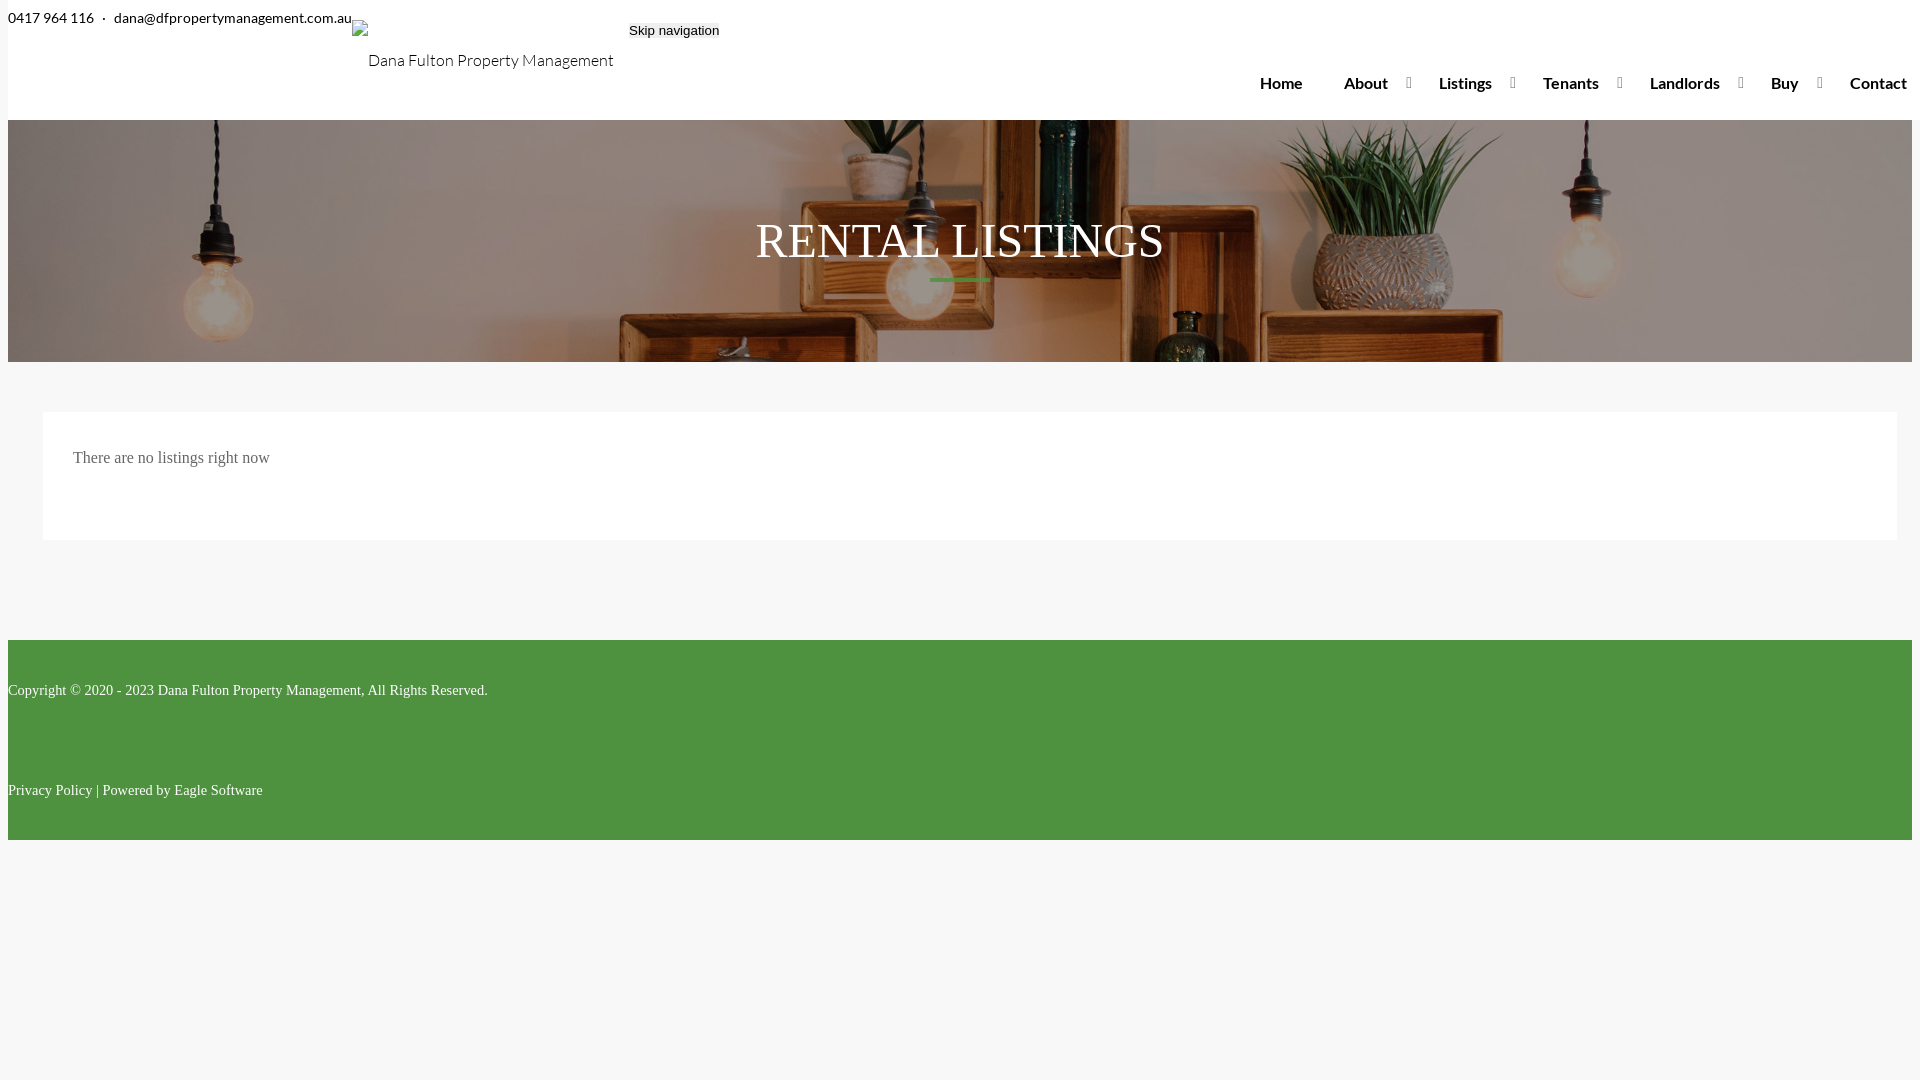 This screenshot has height=1080, width=1920. What do you see at coordinates (1281, 82) in the screenshot?
I see `'Home'` at bounding box center [1281, 82].